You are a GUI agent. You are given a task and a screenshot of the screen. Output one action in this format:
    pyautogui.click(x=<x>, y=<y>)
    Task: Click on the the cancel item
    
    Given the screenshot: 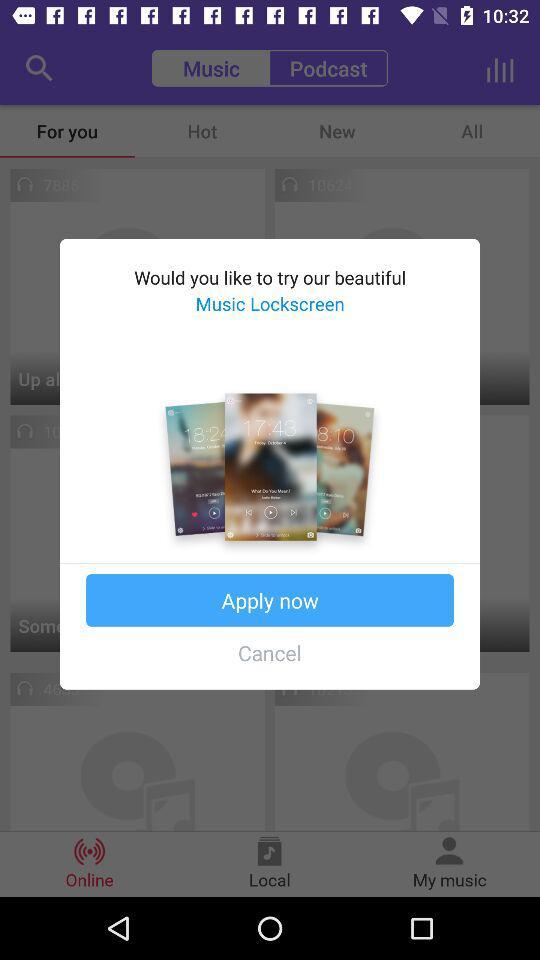 What is the action you would take?
    pyautogui.click(x=270, y=651)
    